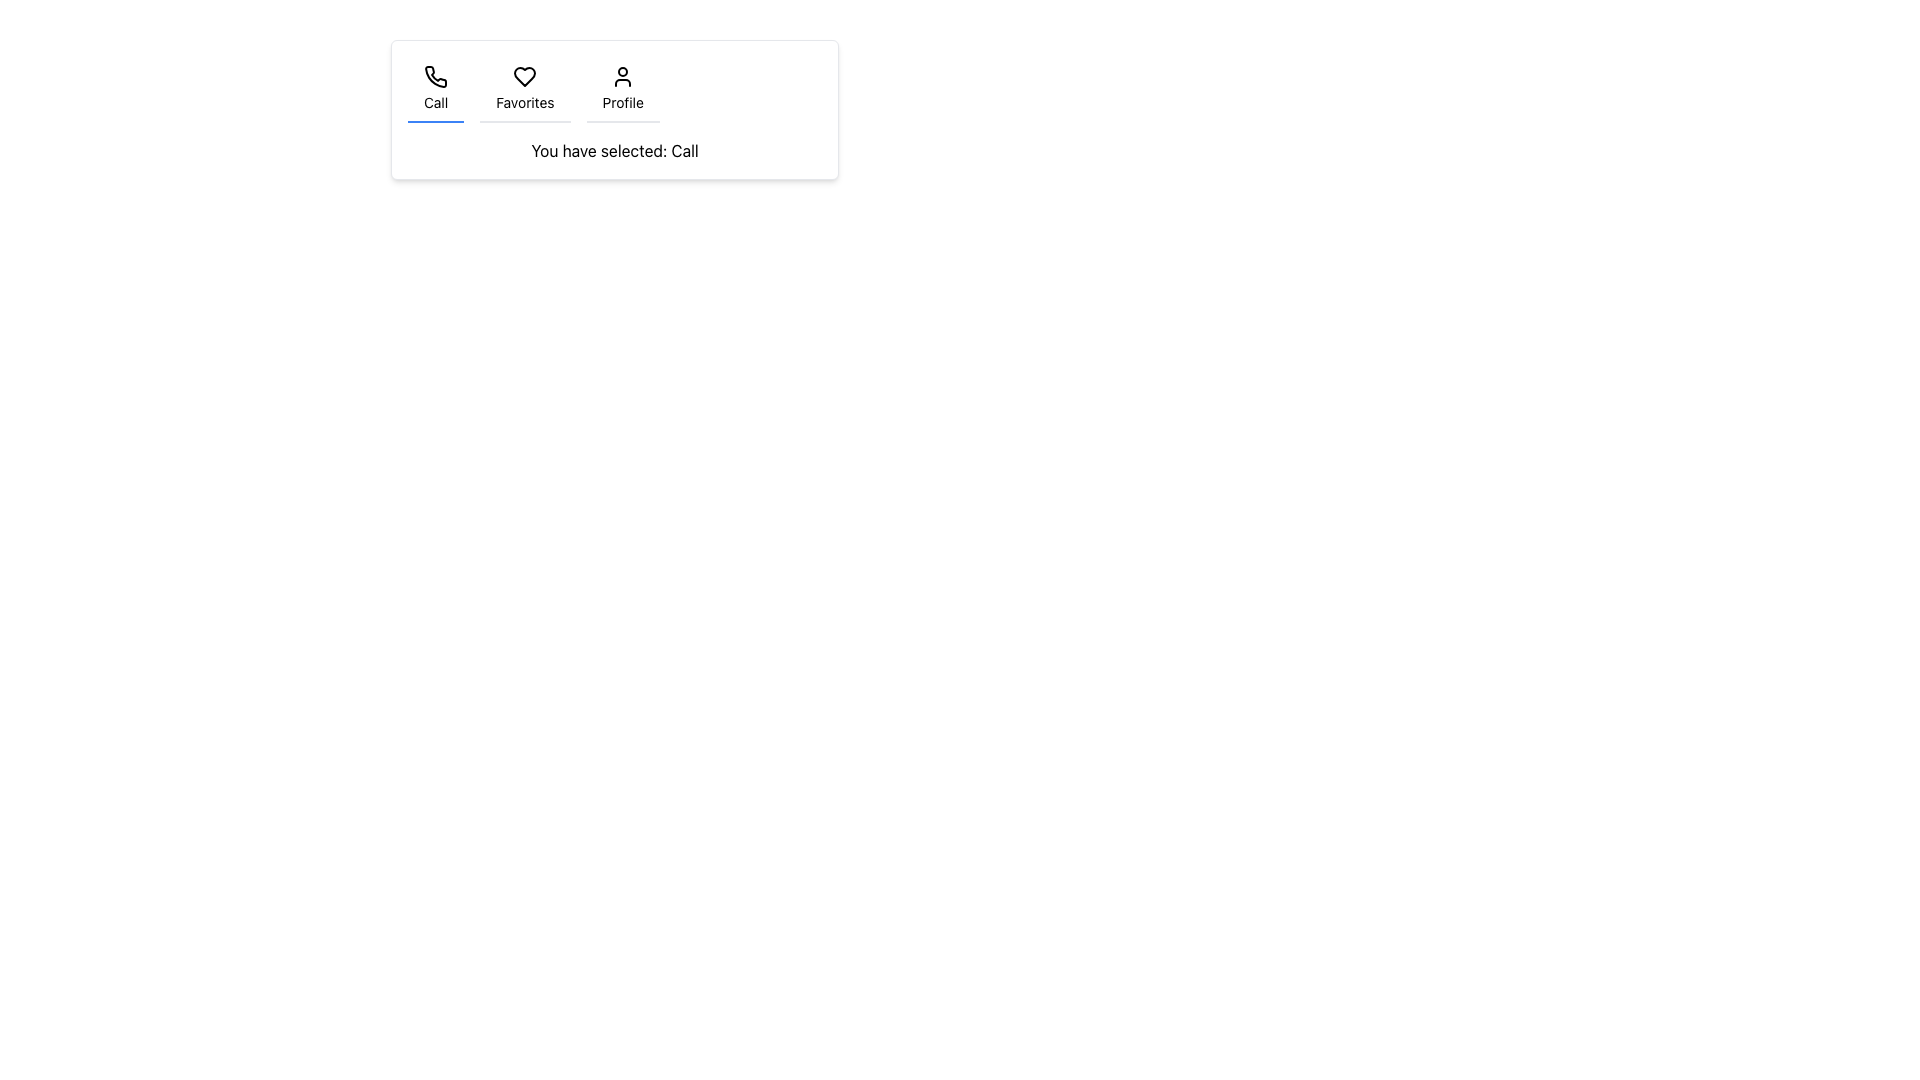 This screenshot has height=1080, width=1920. Describe the element at coordinates (622, 103) in the screenshot. I see `the static text label displaying 'Profile', which is centrally aligned below a user icon and part of a grouping with 'Call' and 'Favorites'` at that location.